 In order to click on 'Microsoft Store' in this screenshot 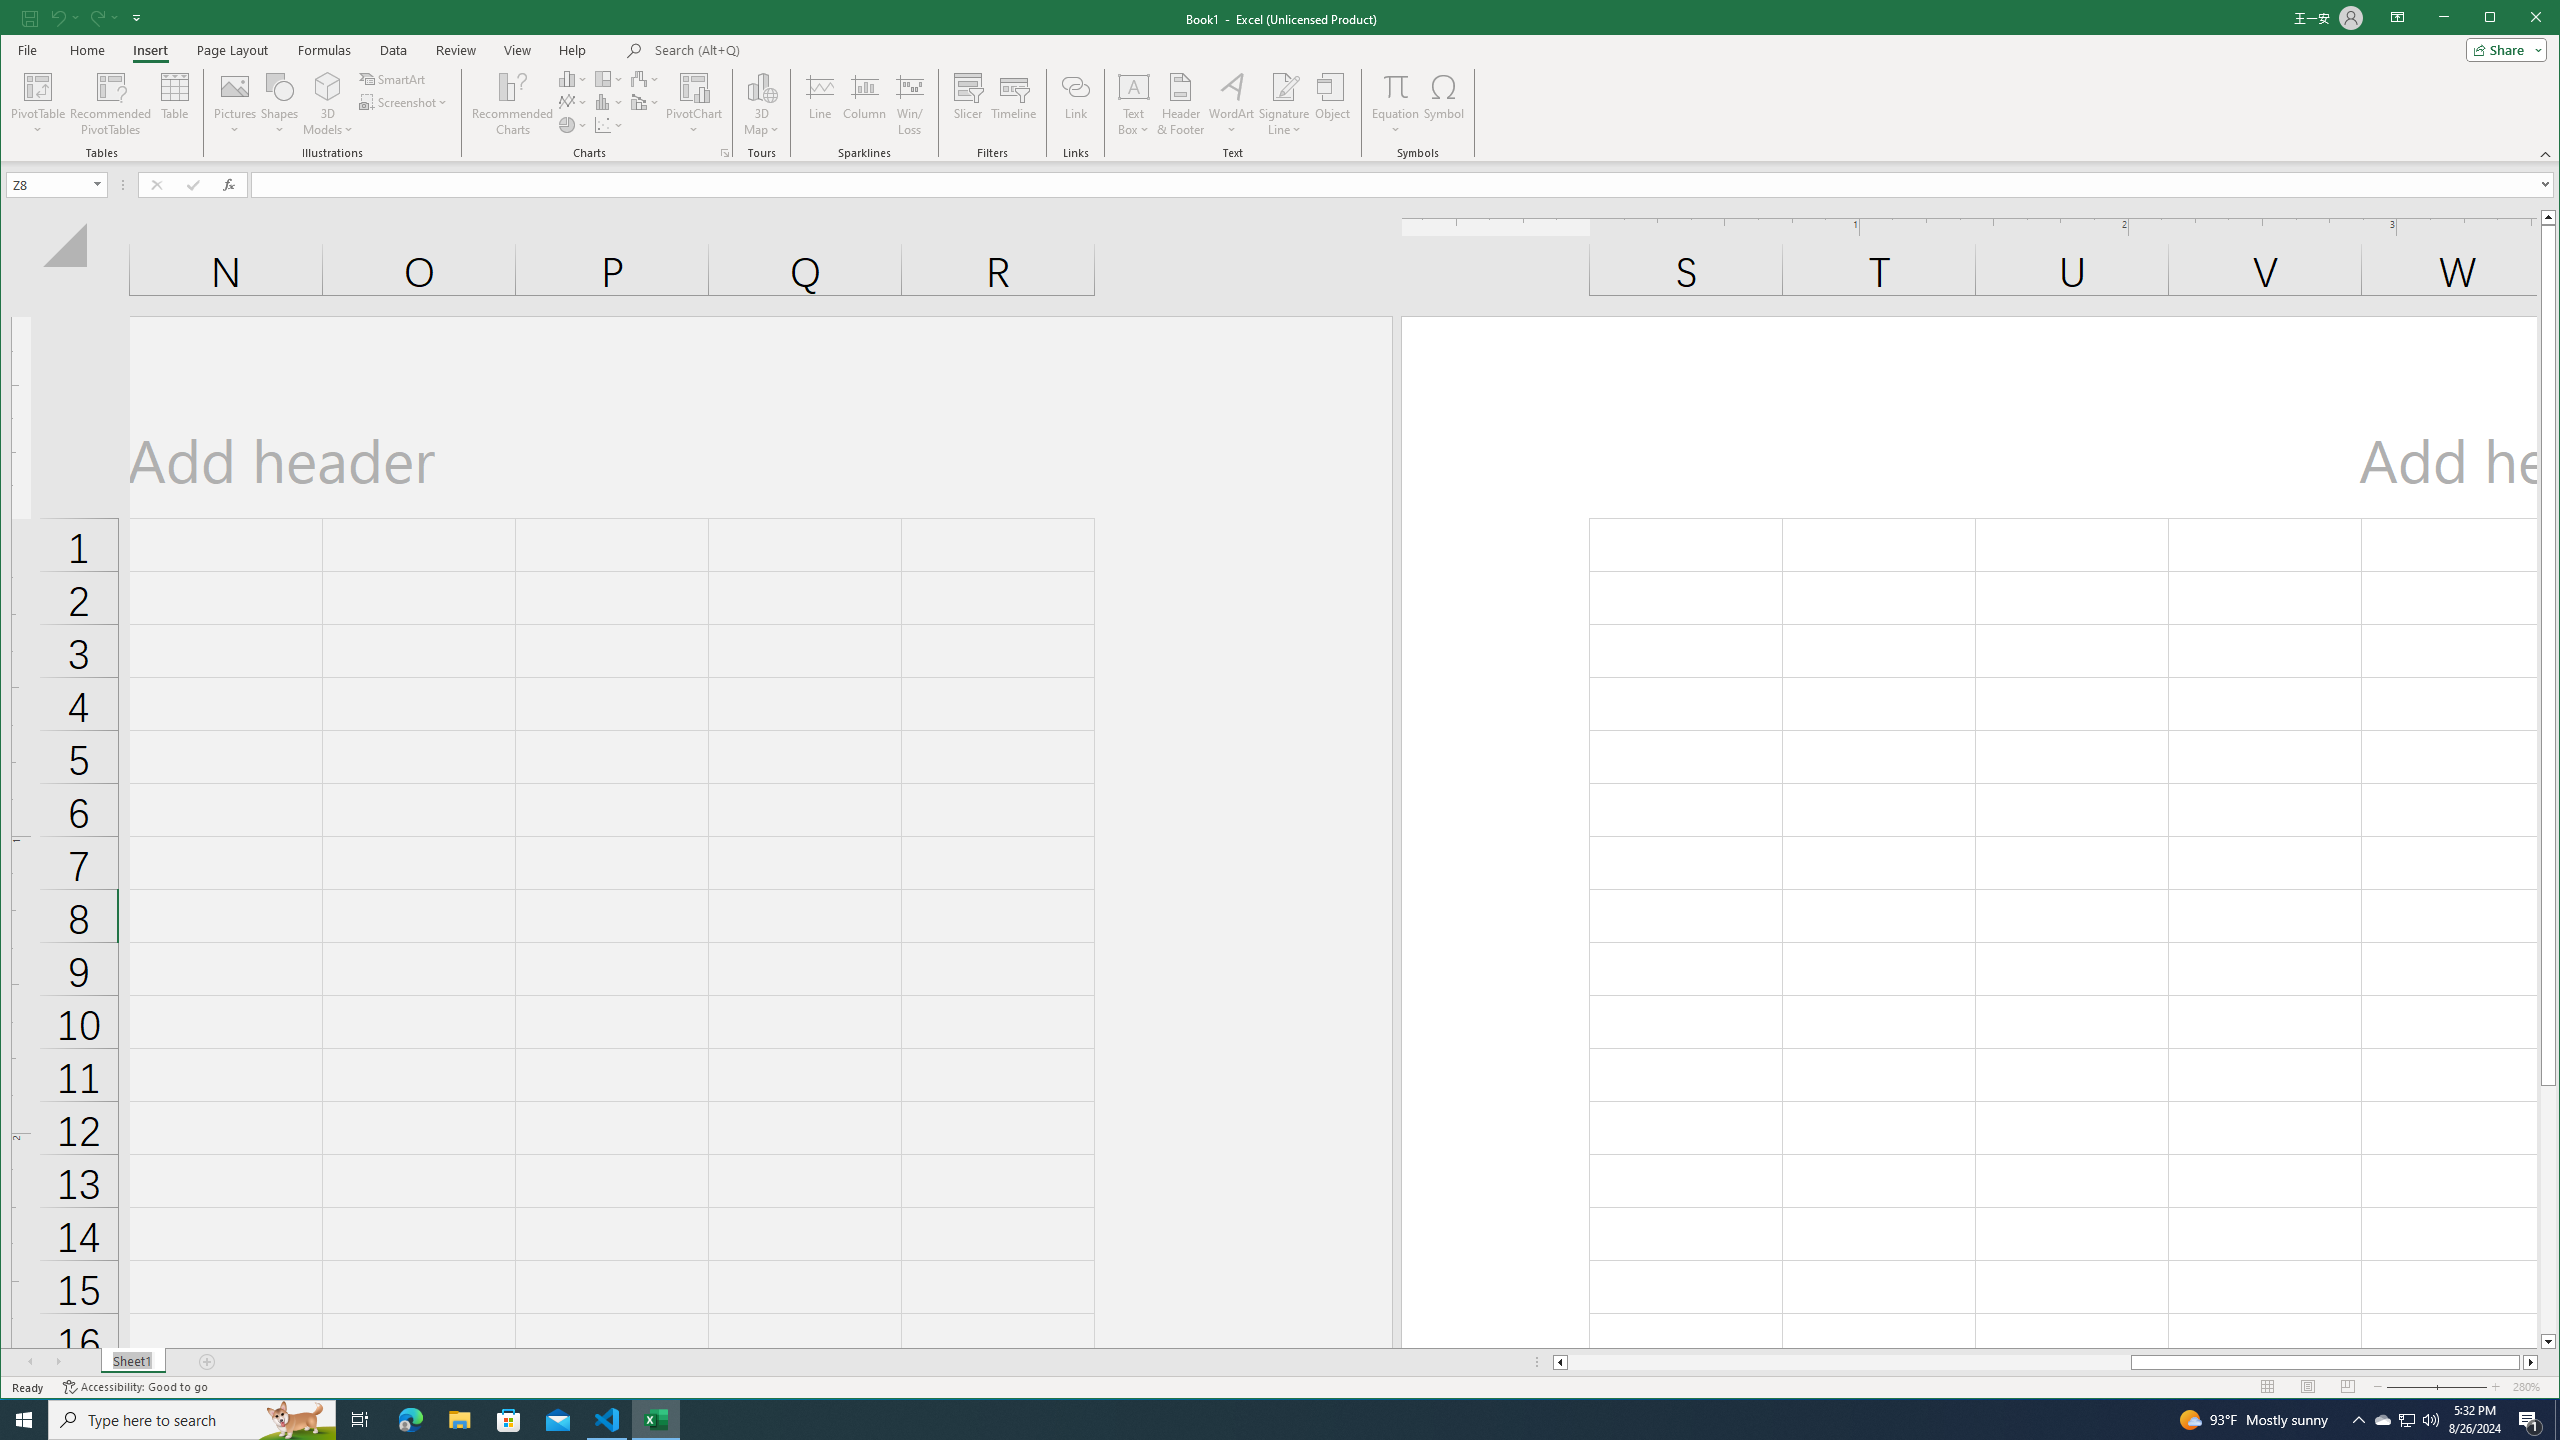, I will do `click(509, 1418)`.